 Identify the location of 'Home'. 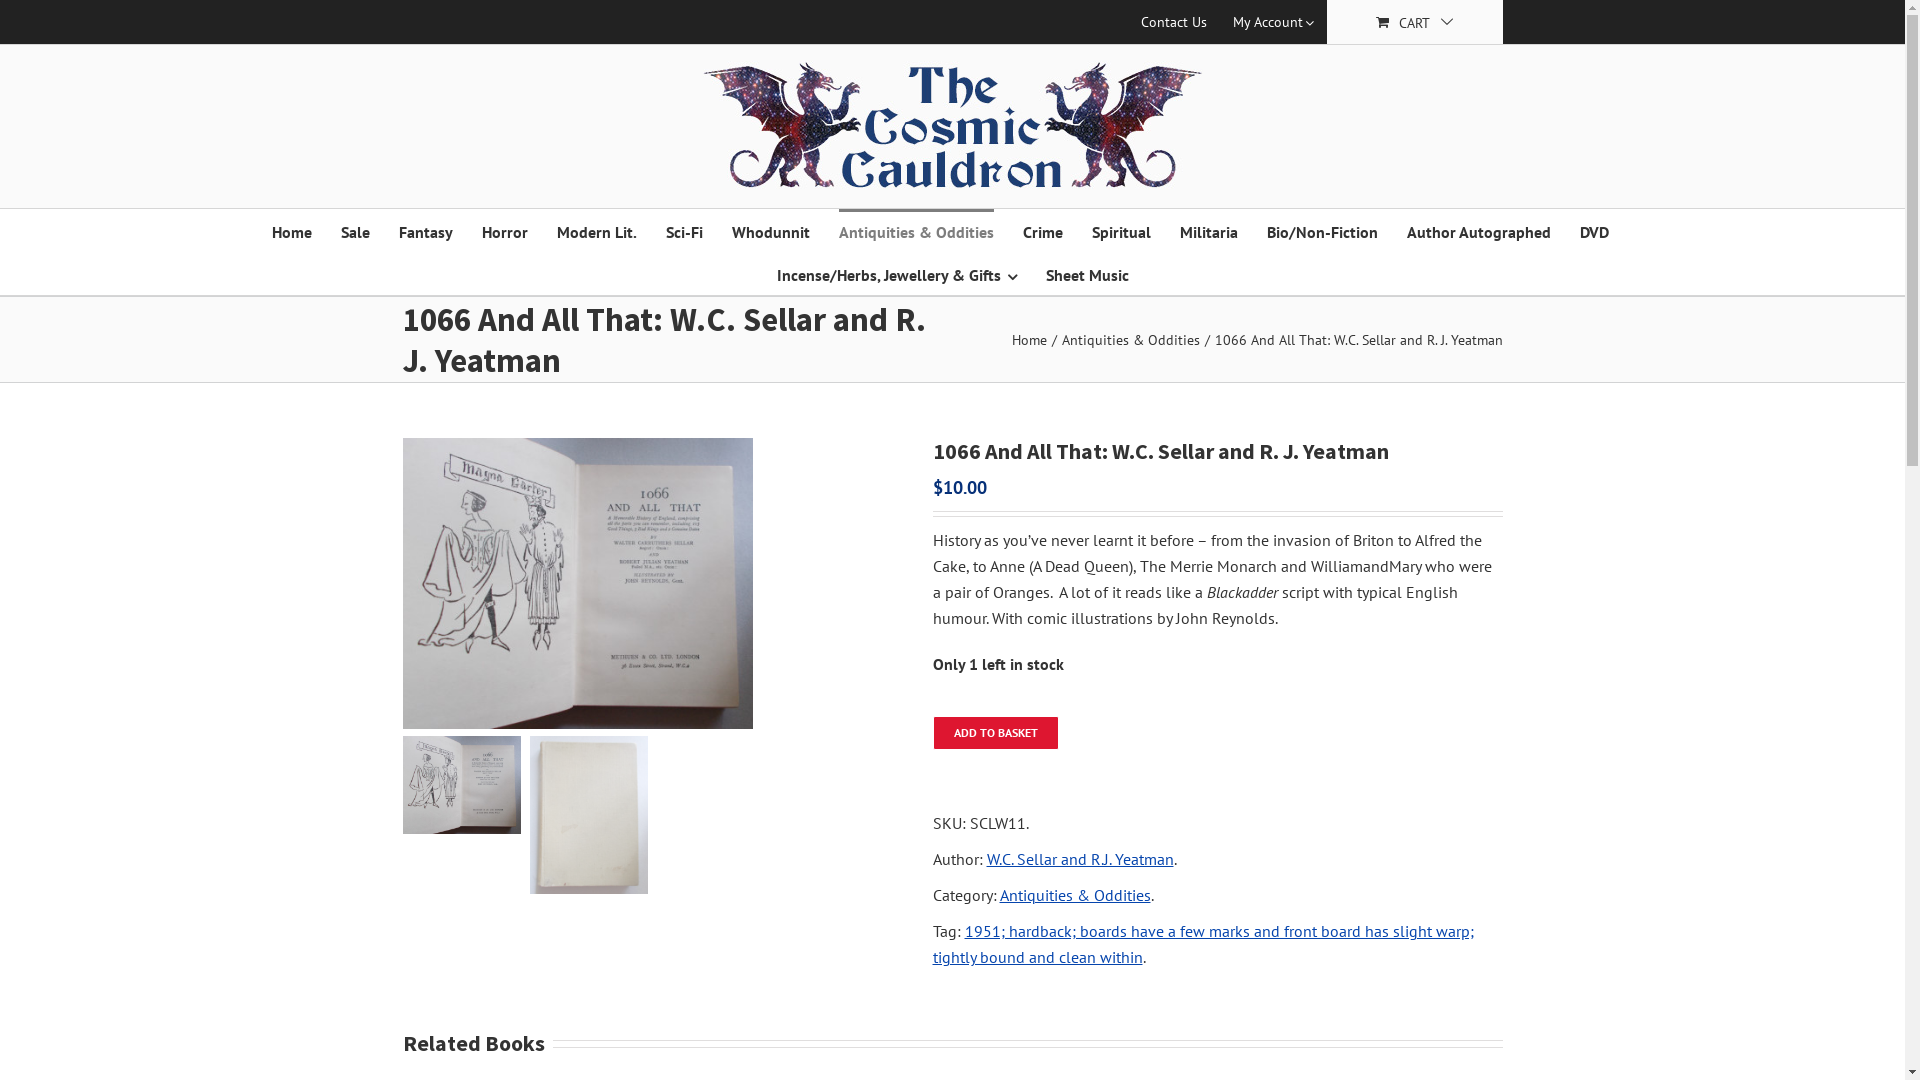
(291, 229).